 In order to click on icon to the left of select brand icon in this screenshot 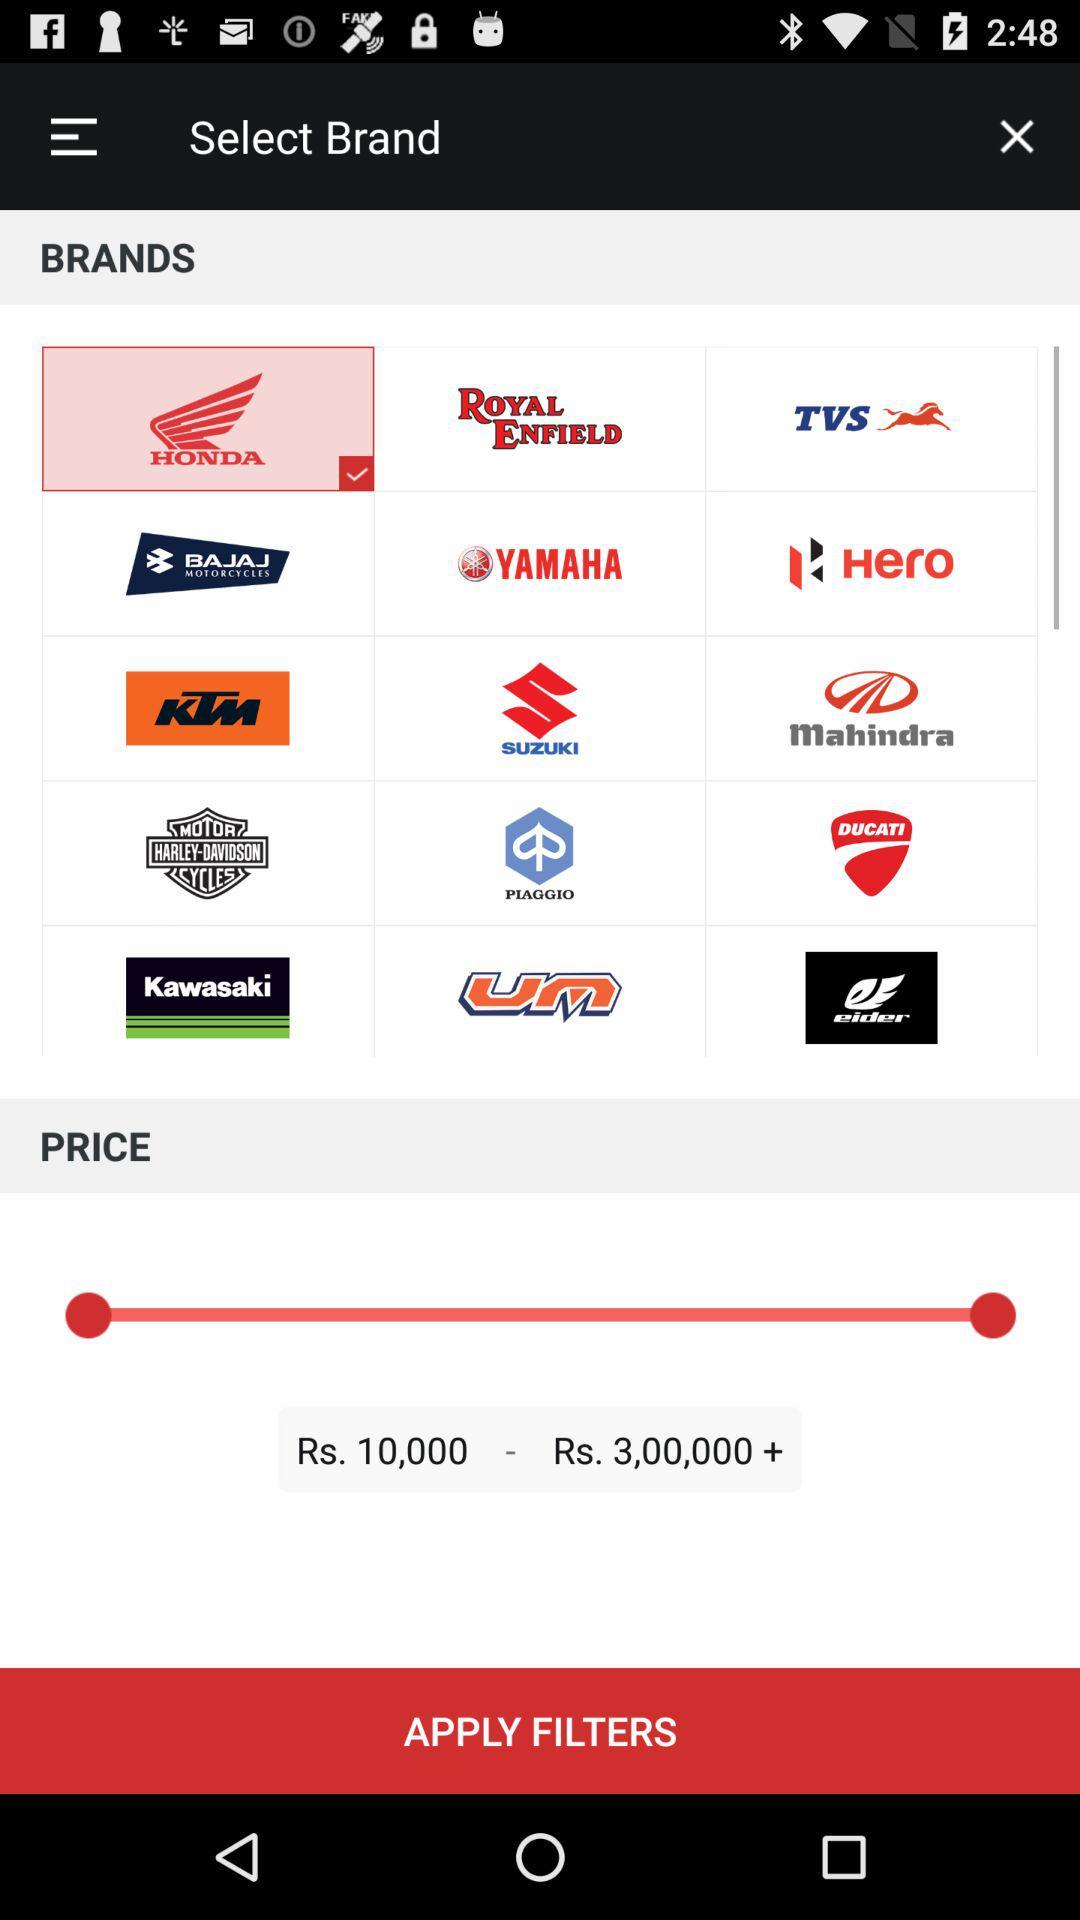, I will do `click(72, 135)`.